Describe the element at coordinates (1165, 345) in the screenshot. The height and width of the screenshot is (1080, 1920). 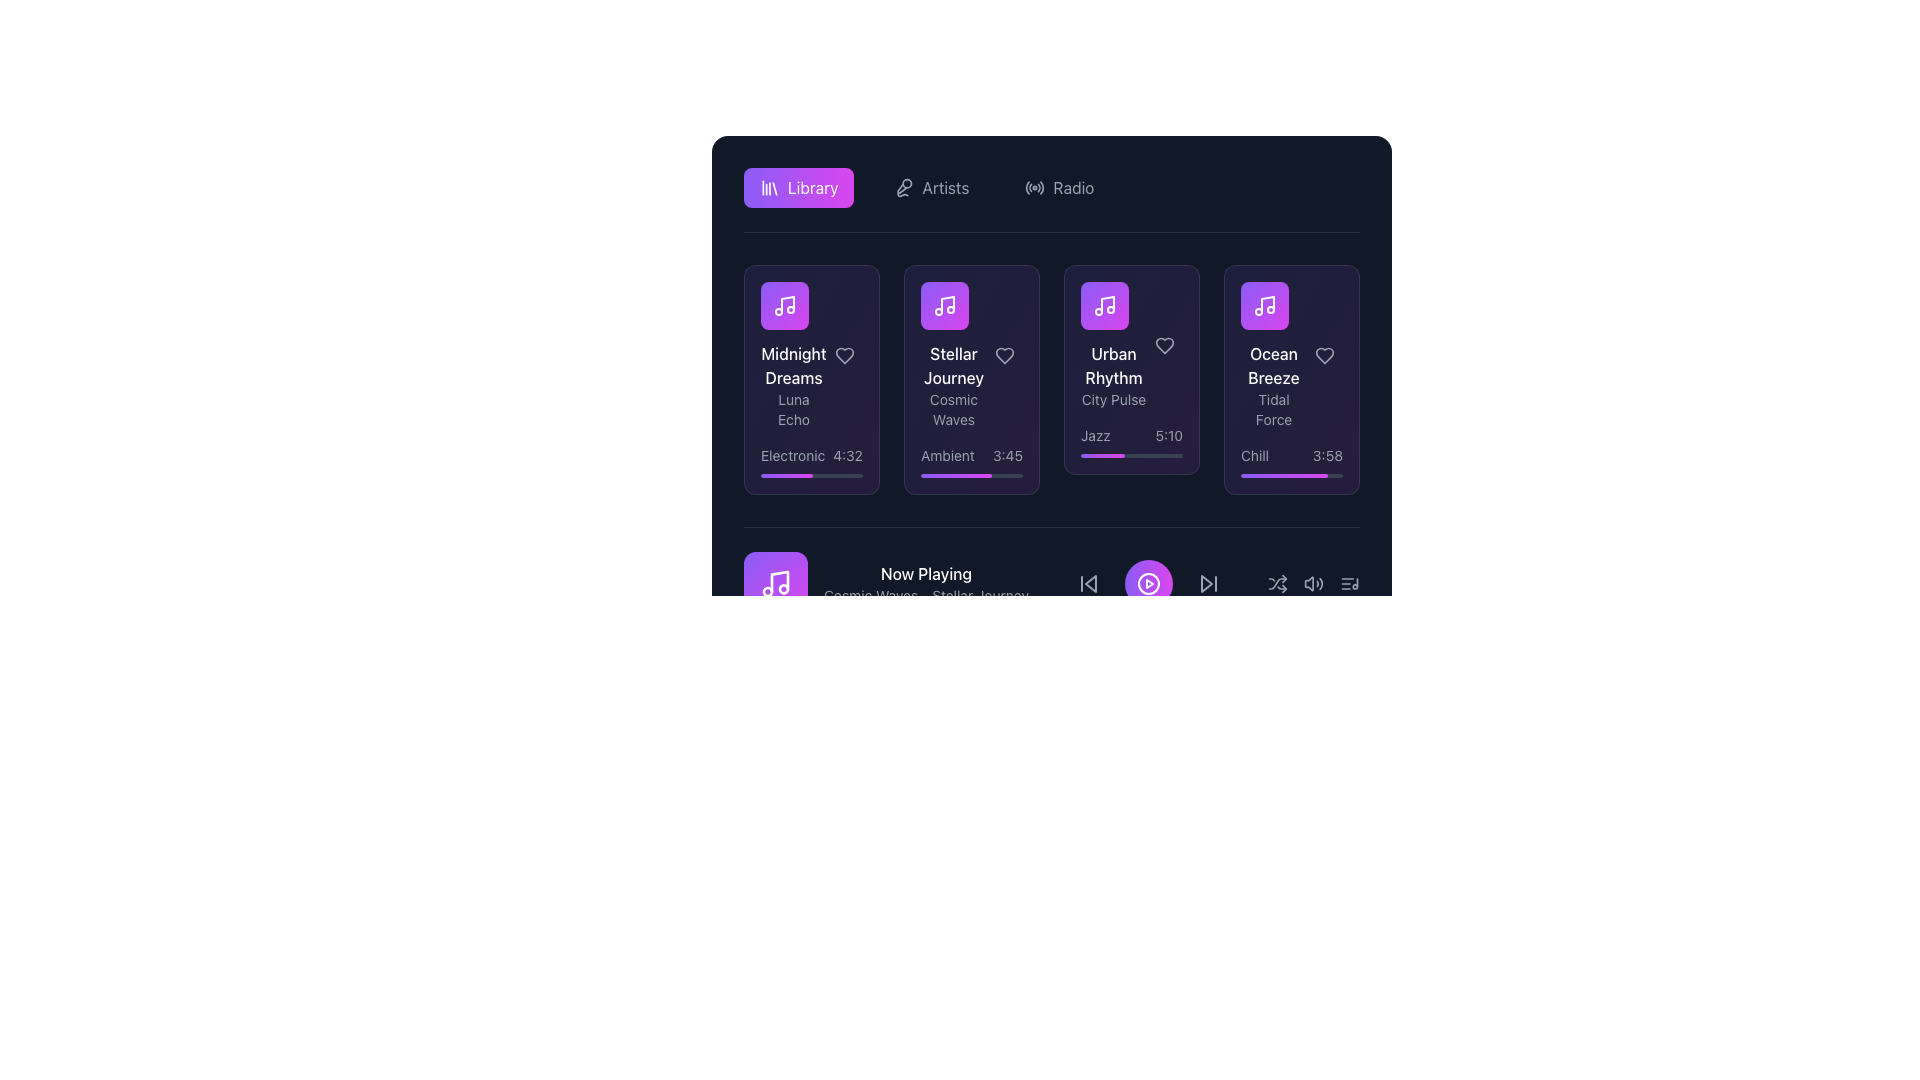
I see `the heart-shaped icon located in the top-right corner of the 'Urban Rhythm' card` at that location.